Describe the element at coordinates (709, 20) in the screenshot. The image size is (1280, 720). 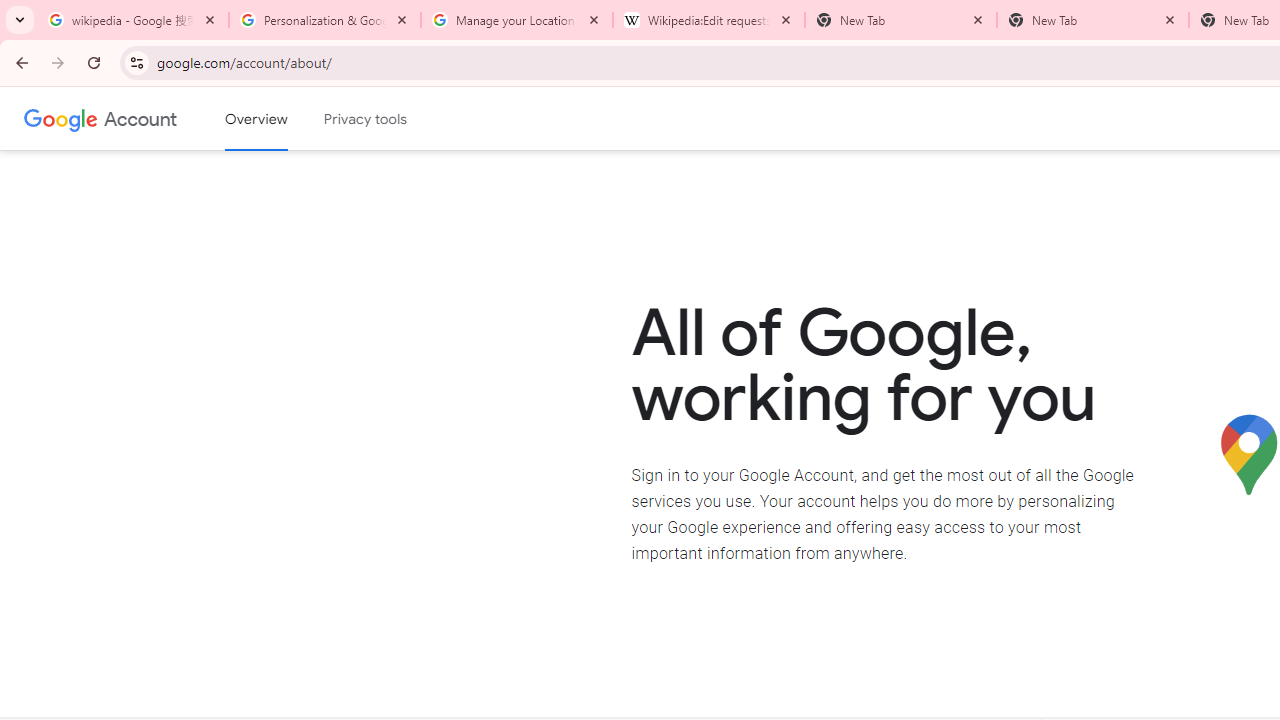
I see `'Wikipedia:Edit requests - Wikipedia'` at that location.